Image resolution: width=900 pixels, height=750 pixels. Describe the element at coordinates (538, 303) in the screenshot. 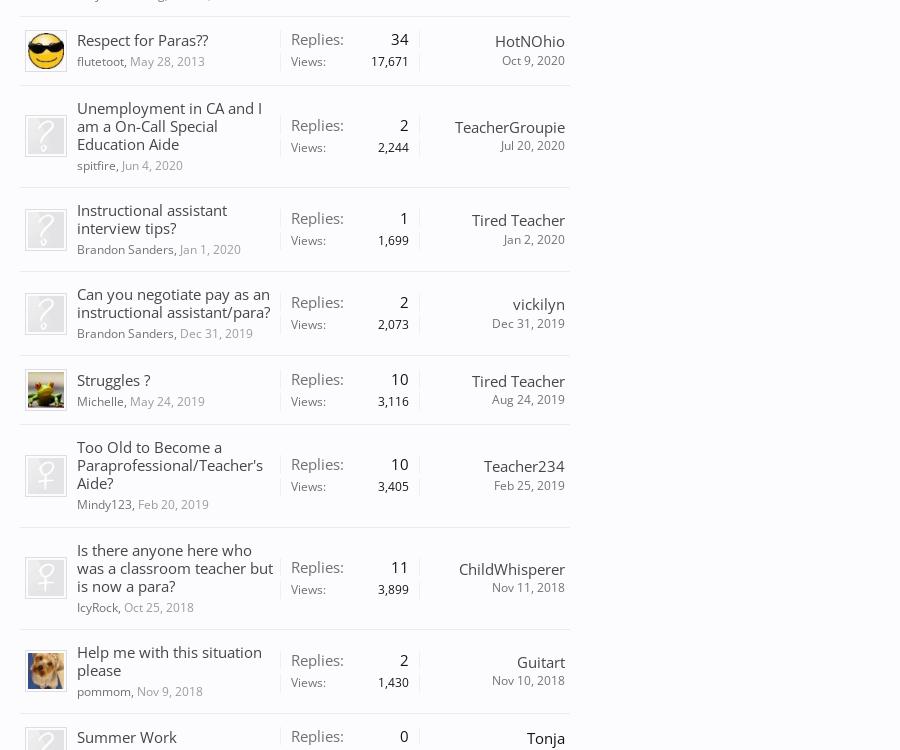

I see `'vickilyn'` at that location.